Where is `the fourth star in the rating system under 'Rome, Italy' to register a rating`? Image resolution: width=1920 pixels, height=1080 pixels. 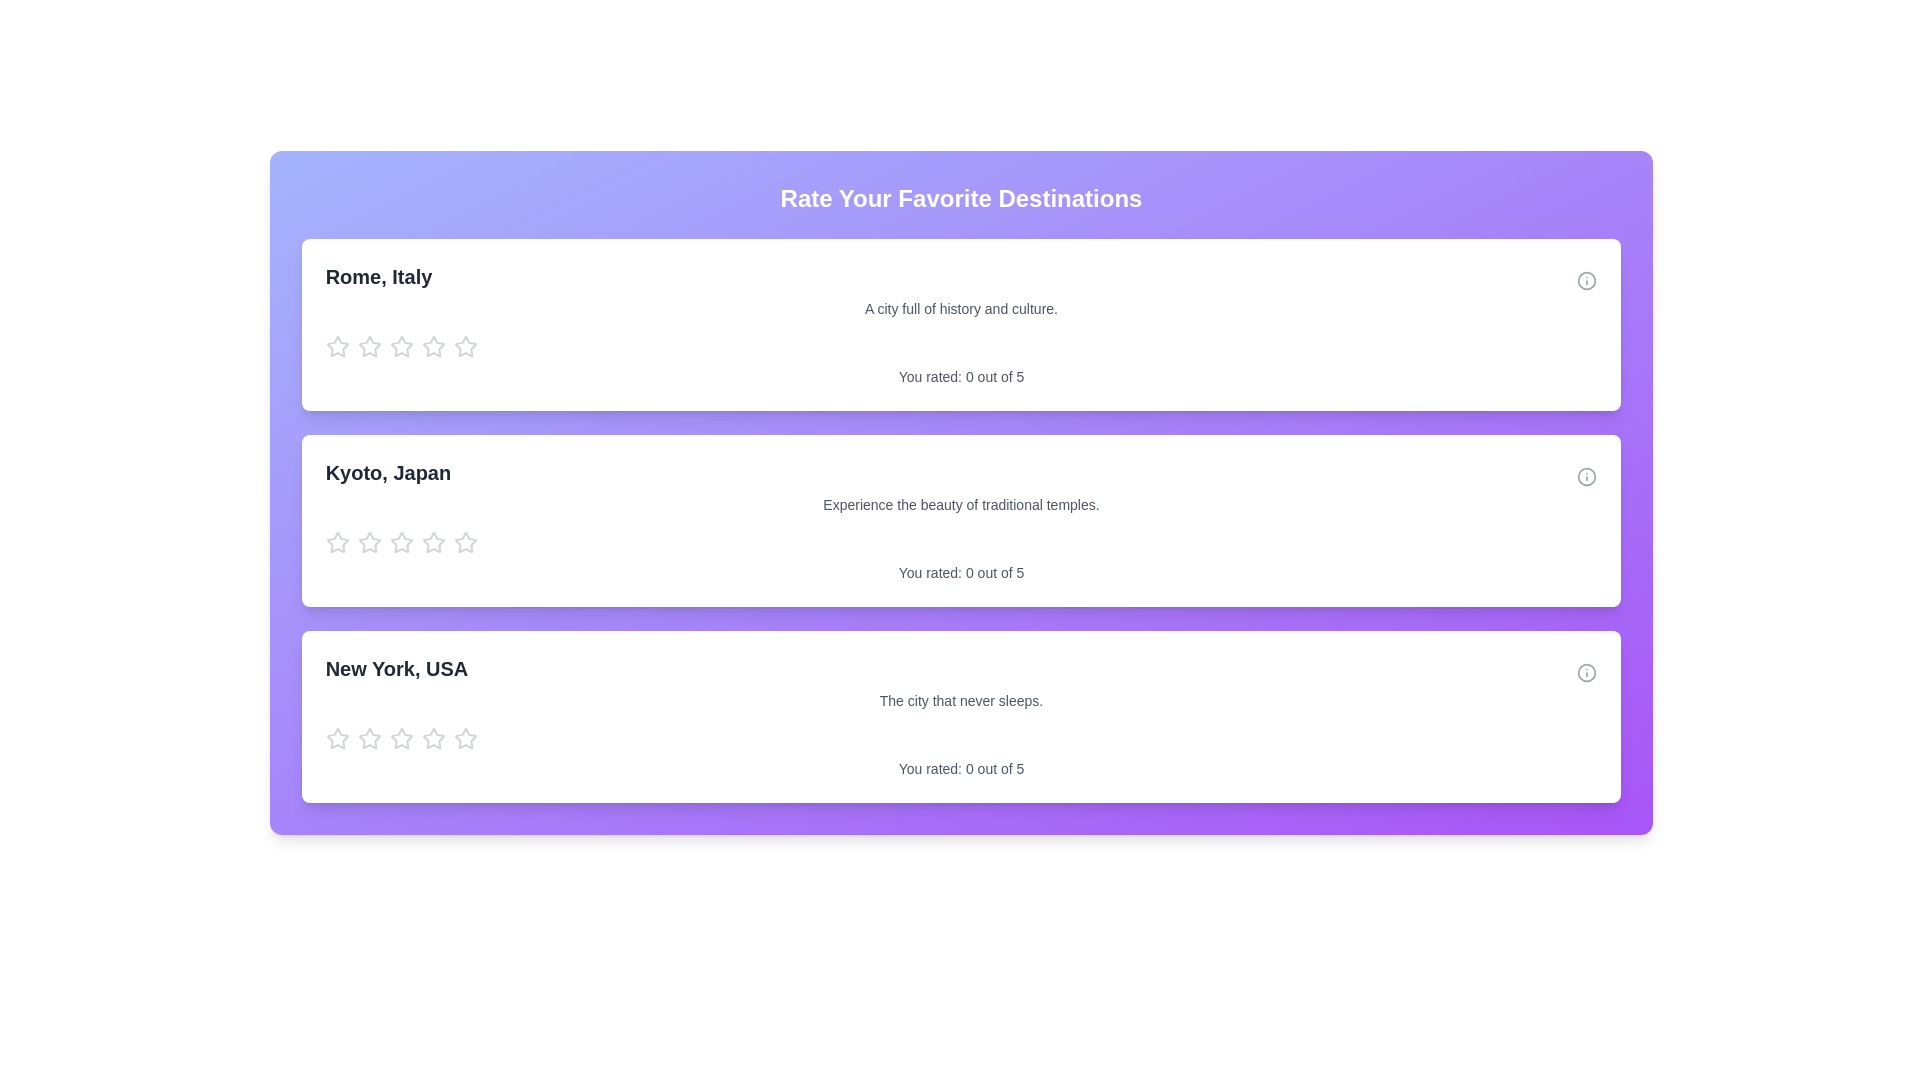
the fourth star in the rating system under 'Rome, Italy' to register a rating is located at coordinates (464, 345).